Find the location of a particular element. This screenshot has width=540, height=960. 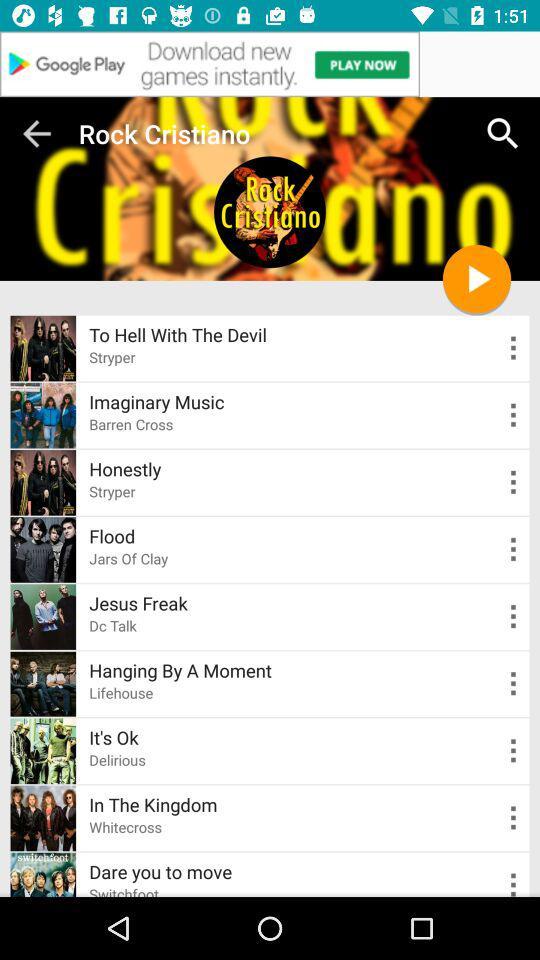

the more icon is located at coordinates (499, 856).